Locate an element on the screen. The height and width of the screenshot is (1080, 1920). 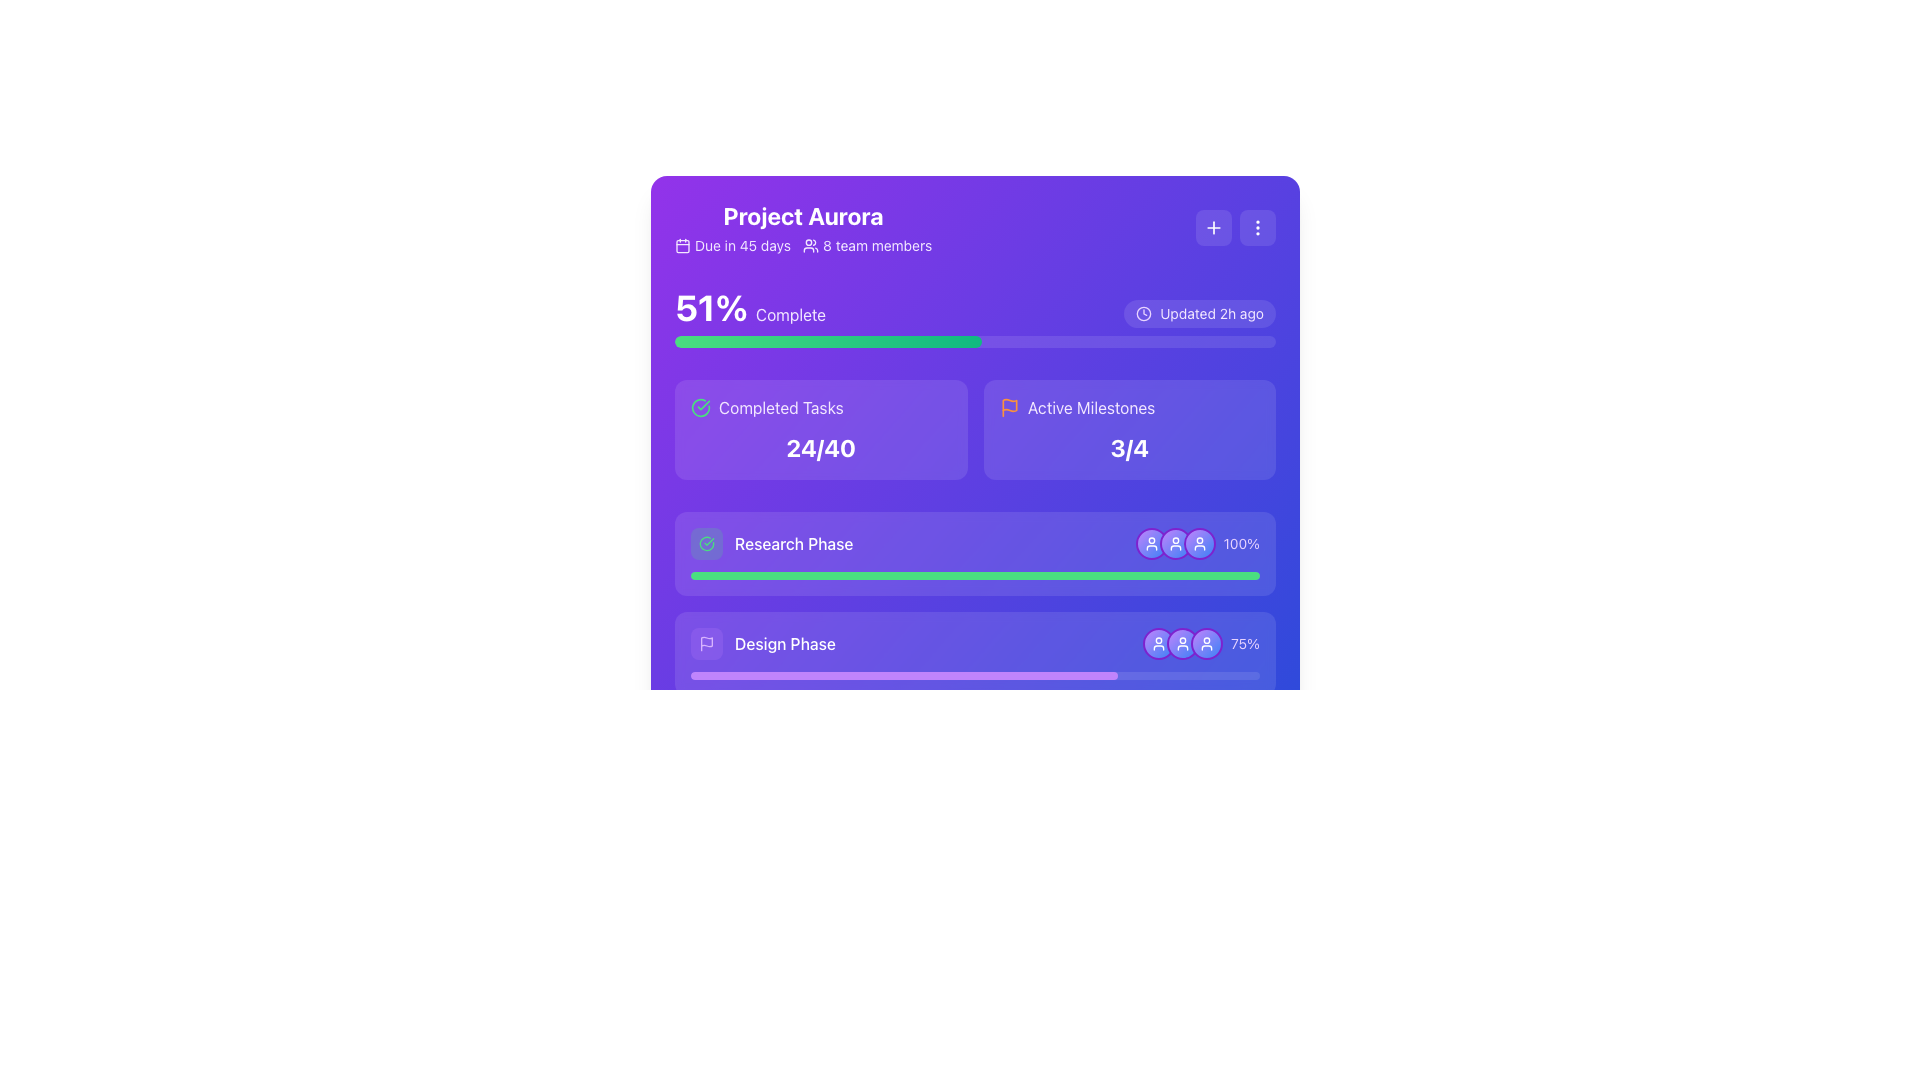
the Text display that shows the progress of active milestones as a fraction, located in the 'Active Milestones' section below its title, and aligned with the 'Completed Tasks' section is located at coordinates (1129, 446).